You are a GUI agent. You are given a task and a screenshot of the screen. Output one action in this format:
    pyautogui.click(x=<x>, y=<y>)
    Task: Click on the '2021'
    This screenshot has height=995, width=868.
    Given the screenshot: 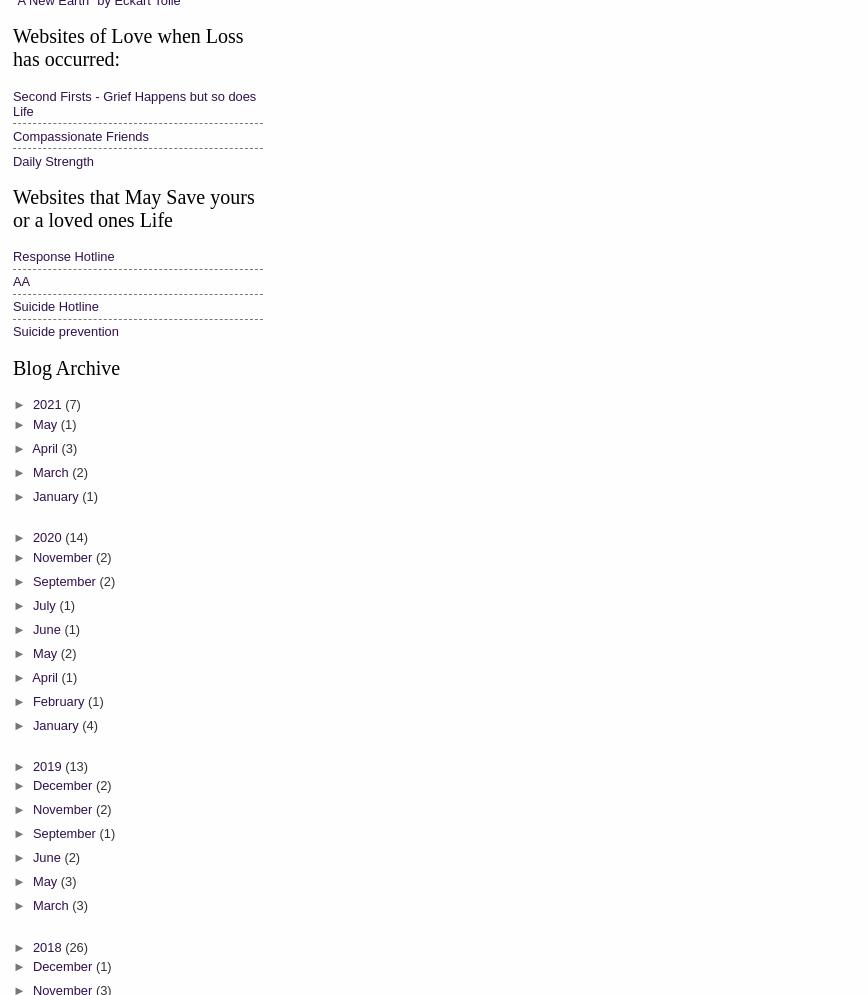 What is the action you would take?
    pyautogui.click(x=48, y=404)
    